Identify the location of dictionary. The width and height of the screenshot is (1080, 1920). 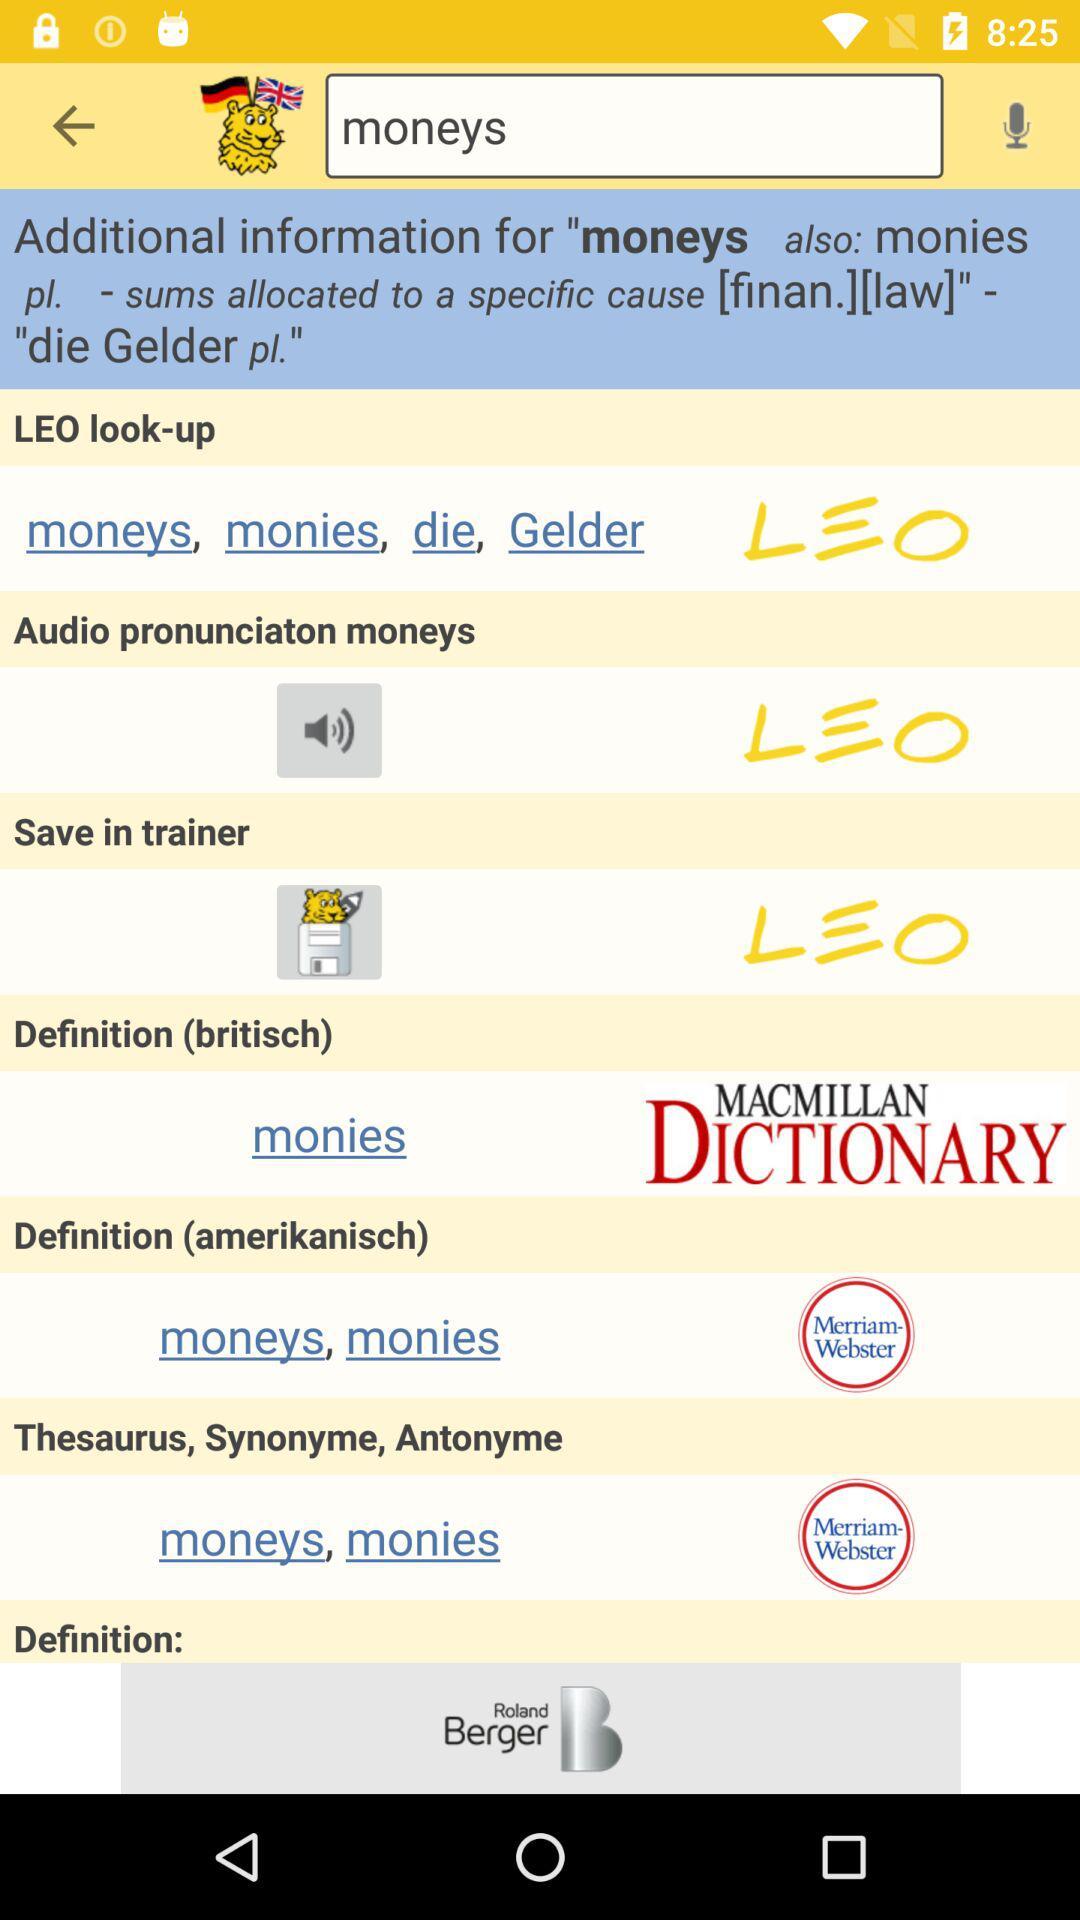
(855, 1133).